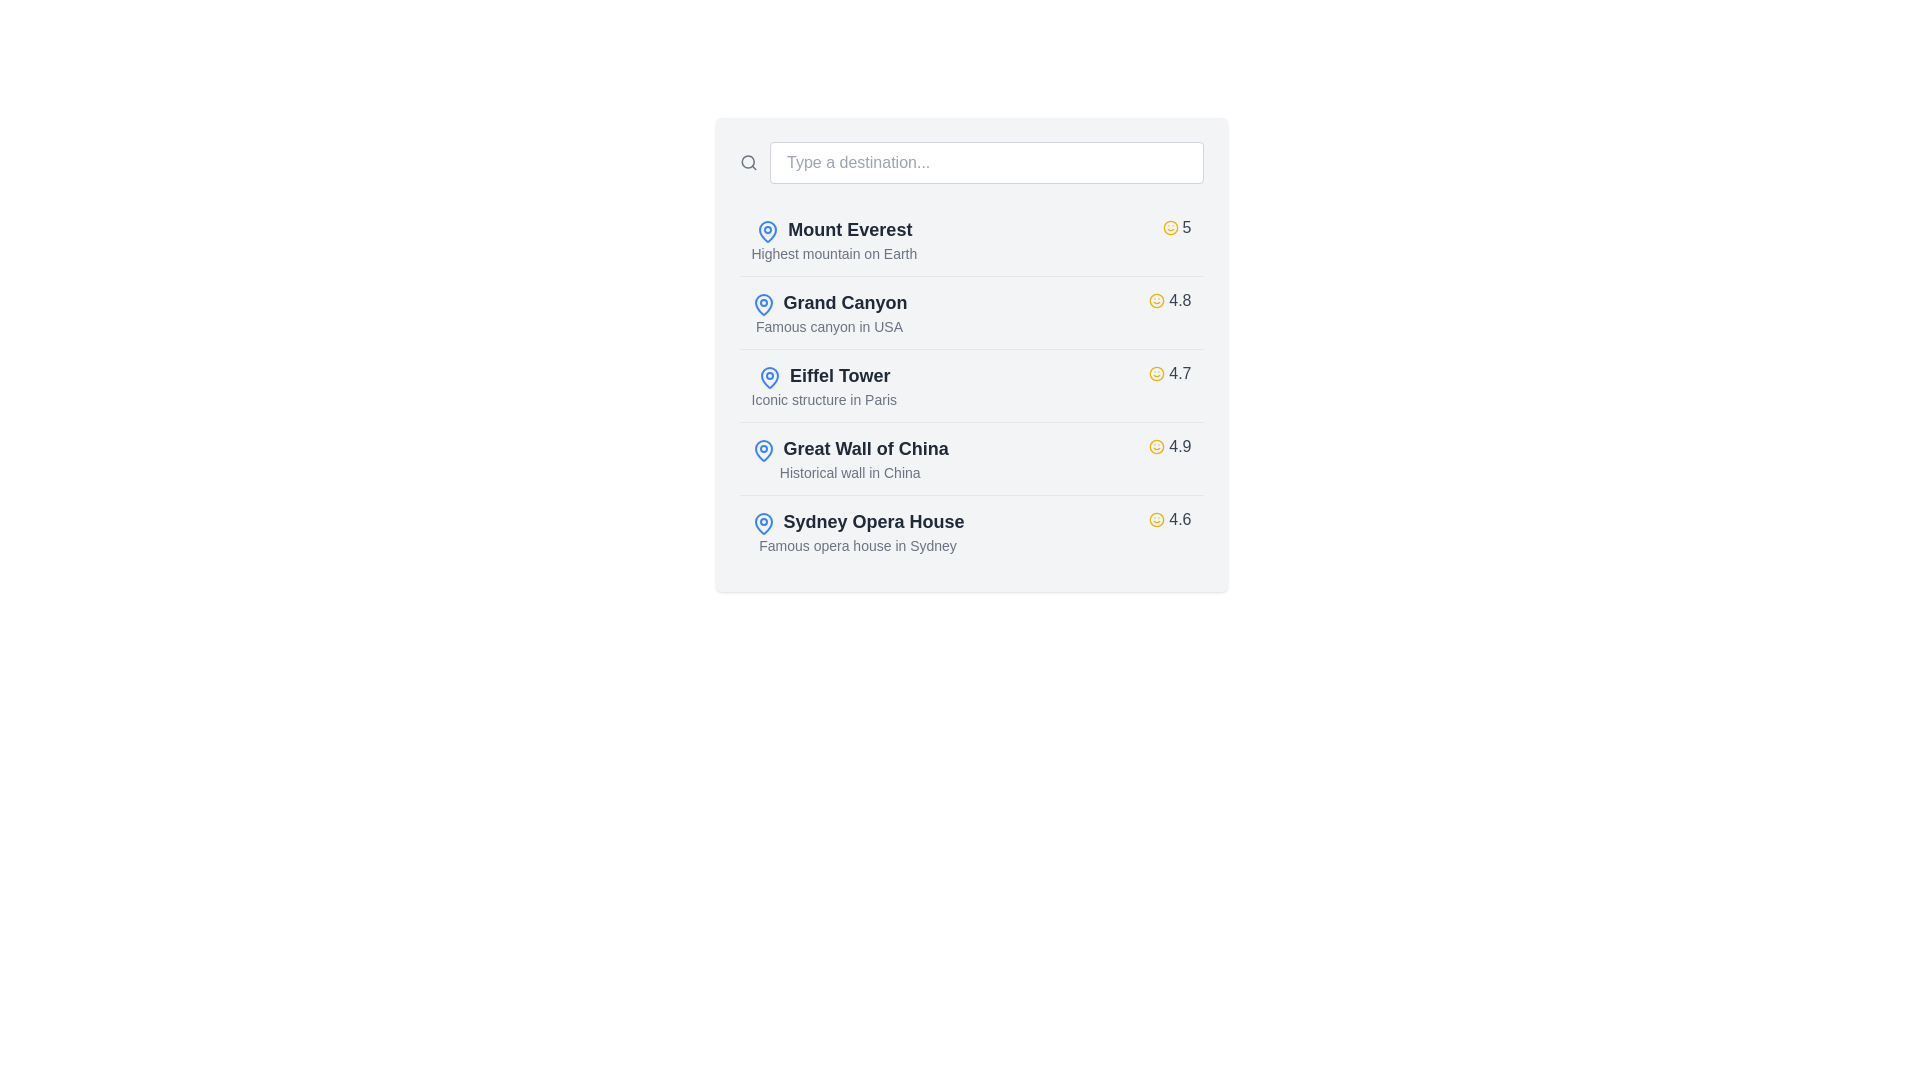 The height and width of the screenshot is (1080, 1920). Describe the element at coordinates (1170, 226) in the screenshot. I see `the circular yellow icon with a smiley face located next to the text '5' for 'Mount Everest'` at that location.